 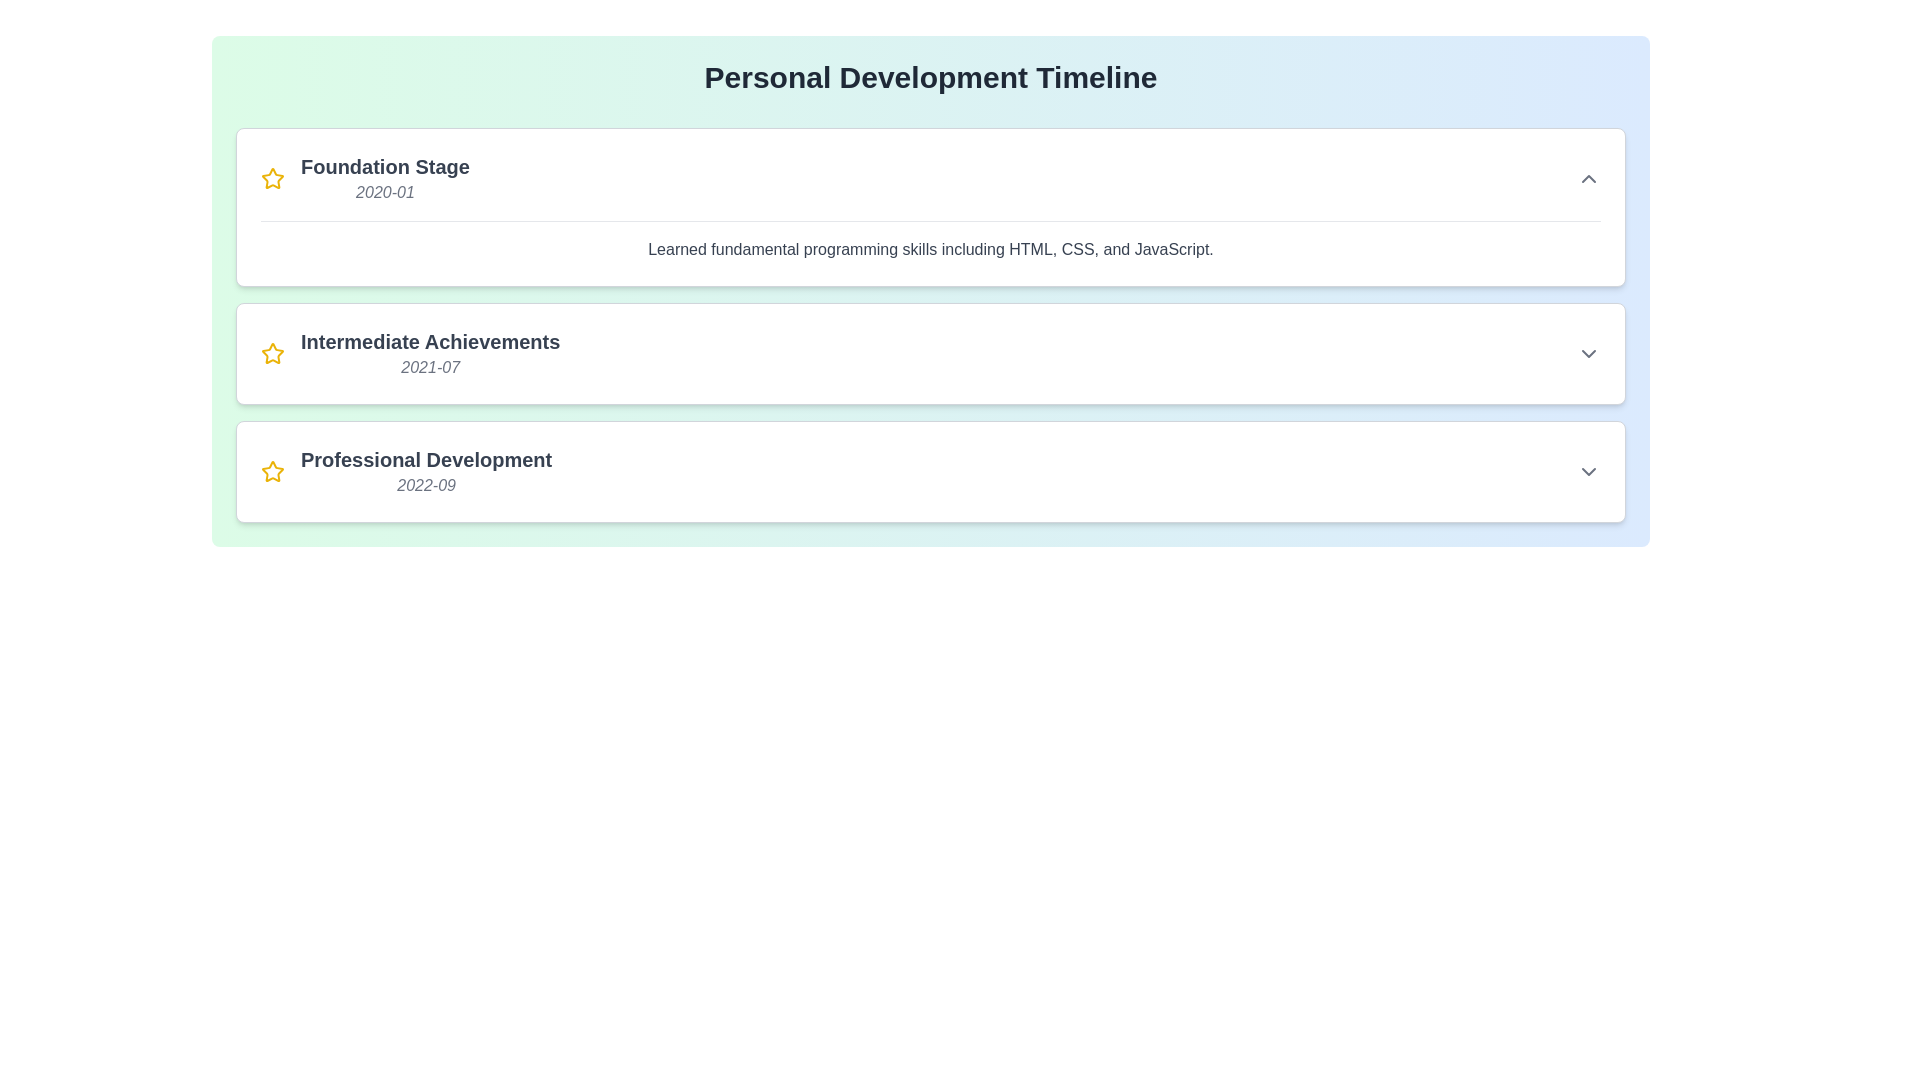 I want to click on the star icon in the 'Foundation Stage' row of the timeline, which serves as a visual marker indicating its importance or status, so click(x=272, y=177).